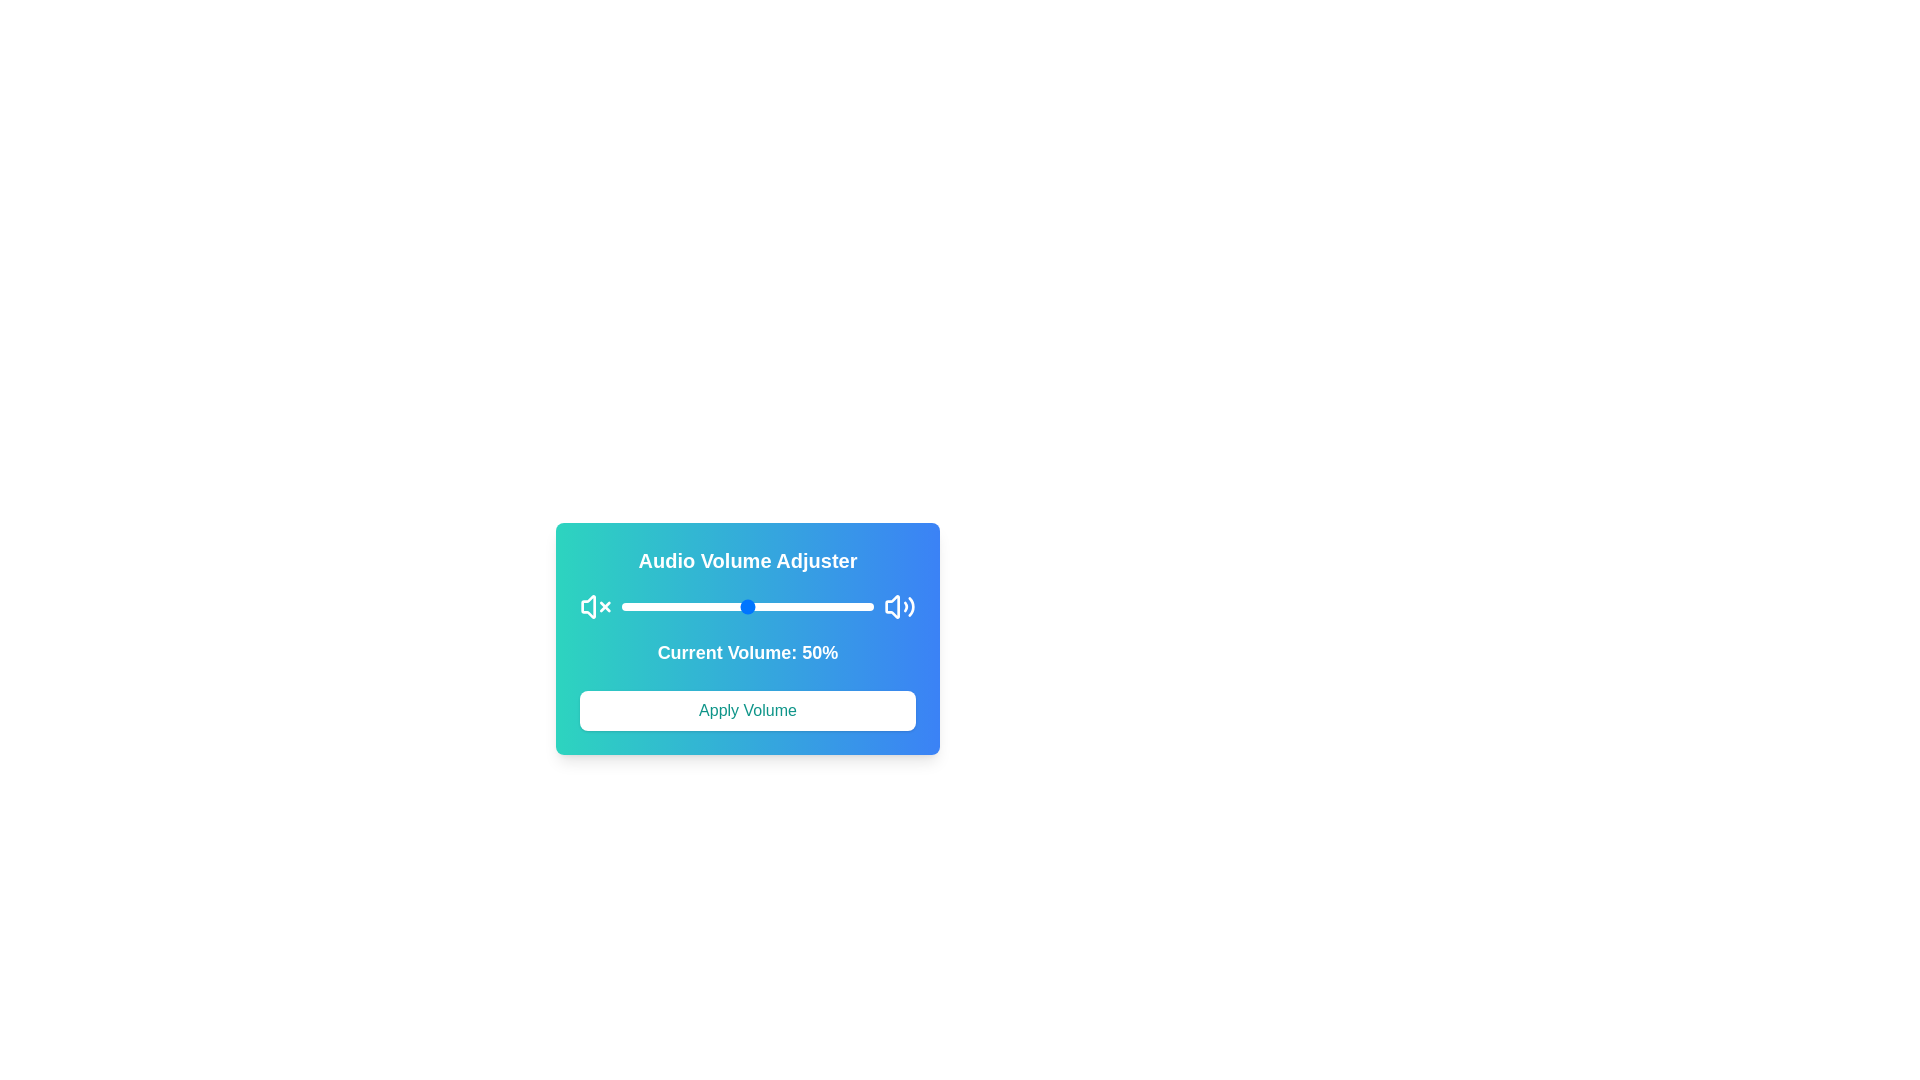 This screenshot has width=1920, height=1080. Describe the element at coordinates (720, 605) in the screenshot. I see `the volume to 39% by dragging the slider` at that location.